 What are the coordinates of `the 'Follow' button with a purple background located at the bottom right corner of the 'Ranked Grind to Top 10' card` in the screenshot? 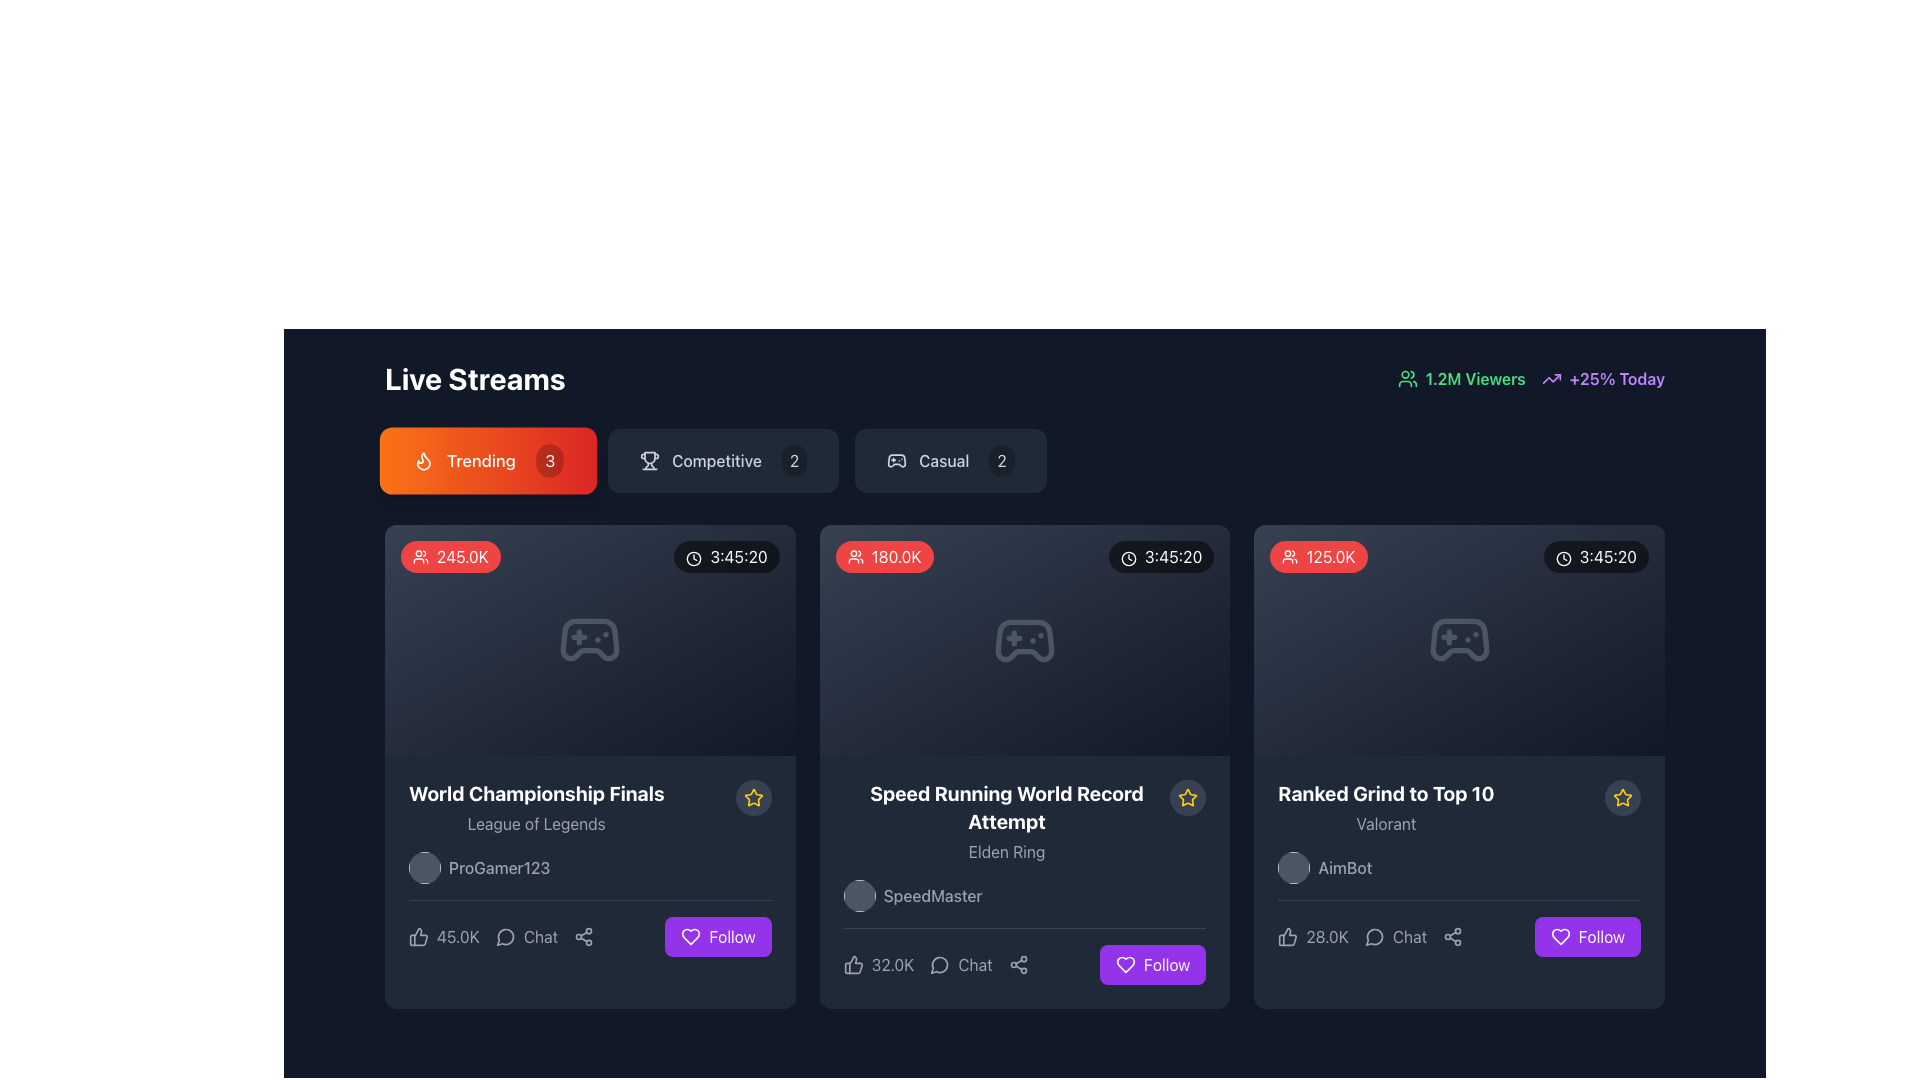 It's located at (1601, 937).